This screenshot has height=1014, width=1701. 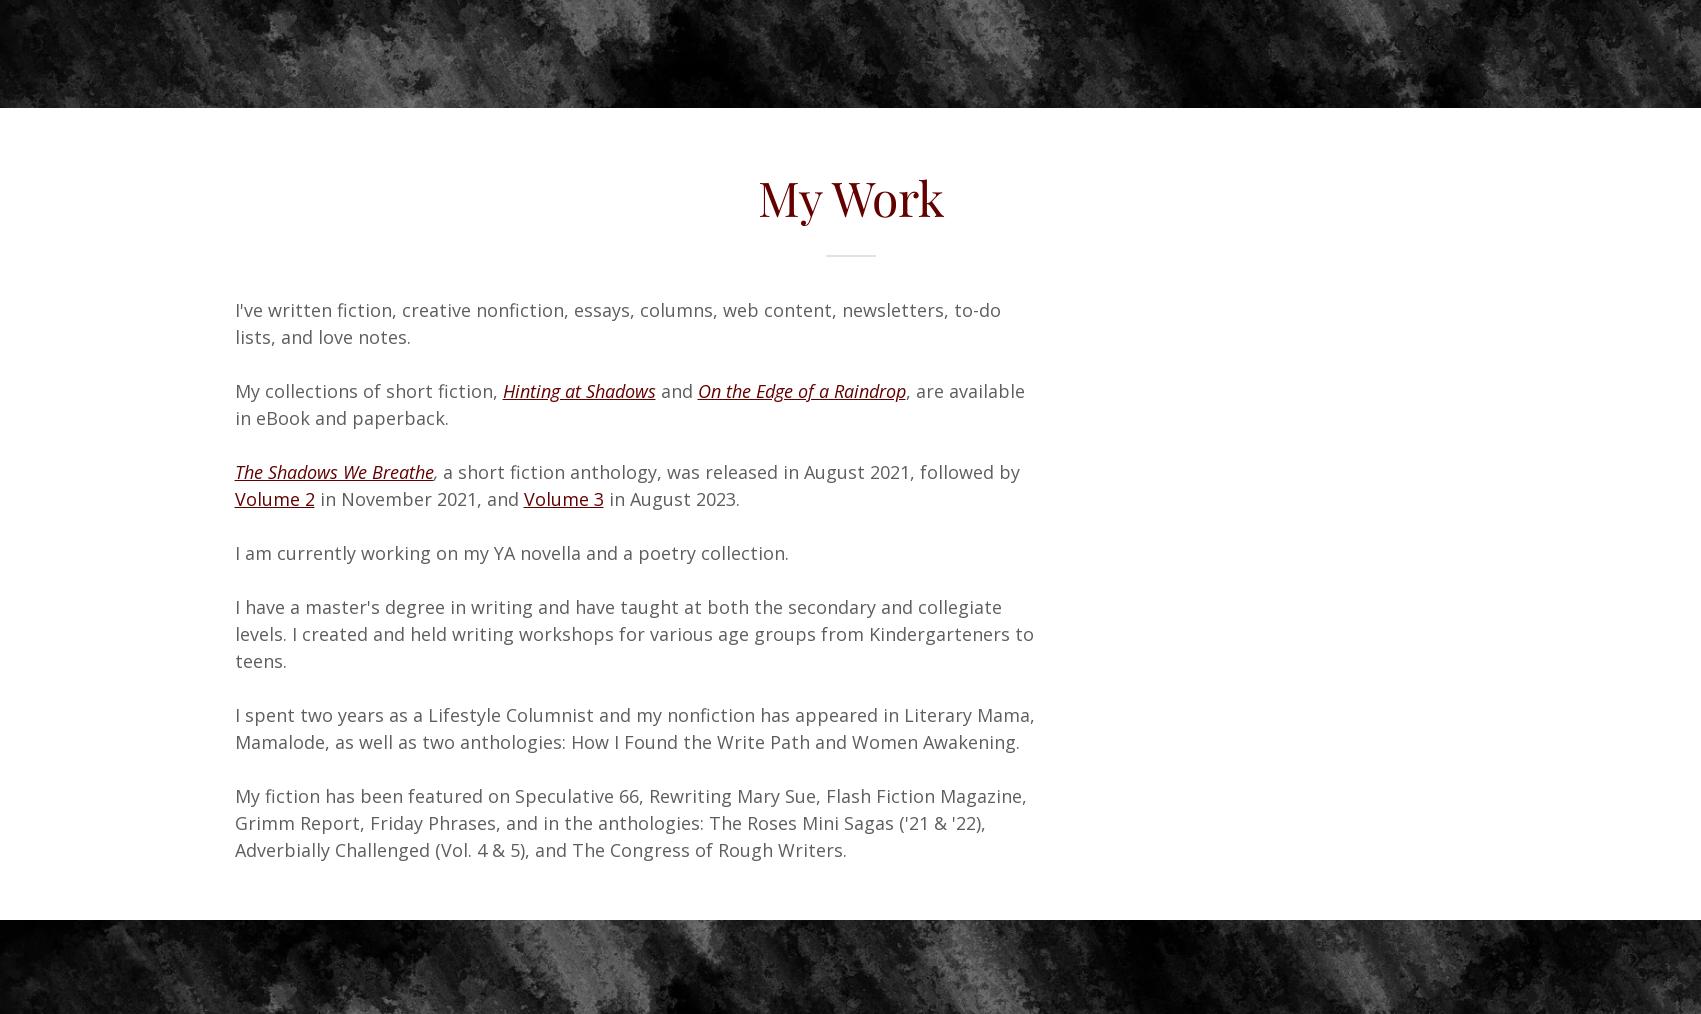 I want to click on 'Volume 3', so click(x=563, y=497).